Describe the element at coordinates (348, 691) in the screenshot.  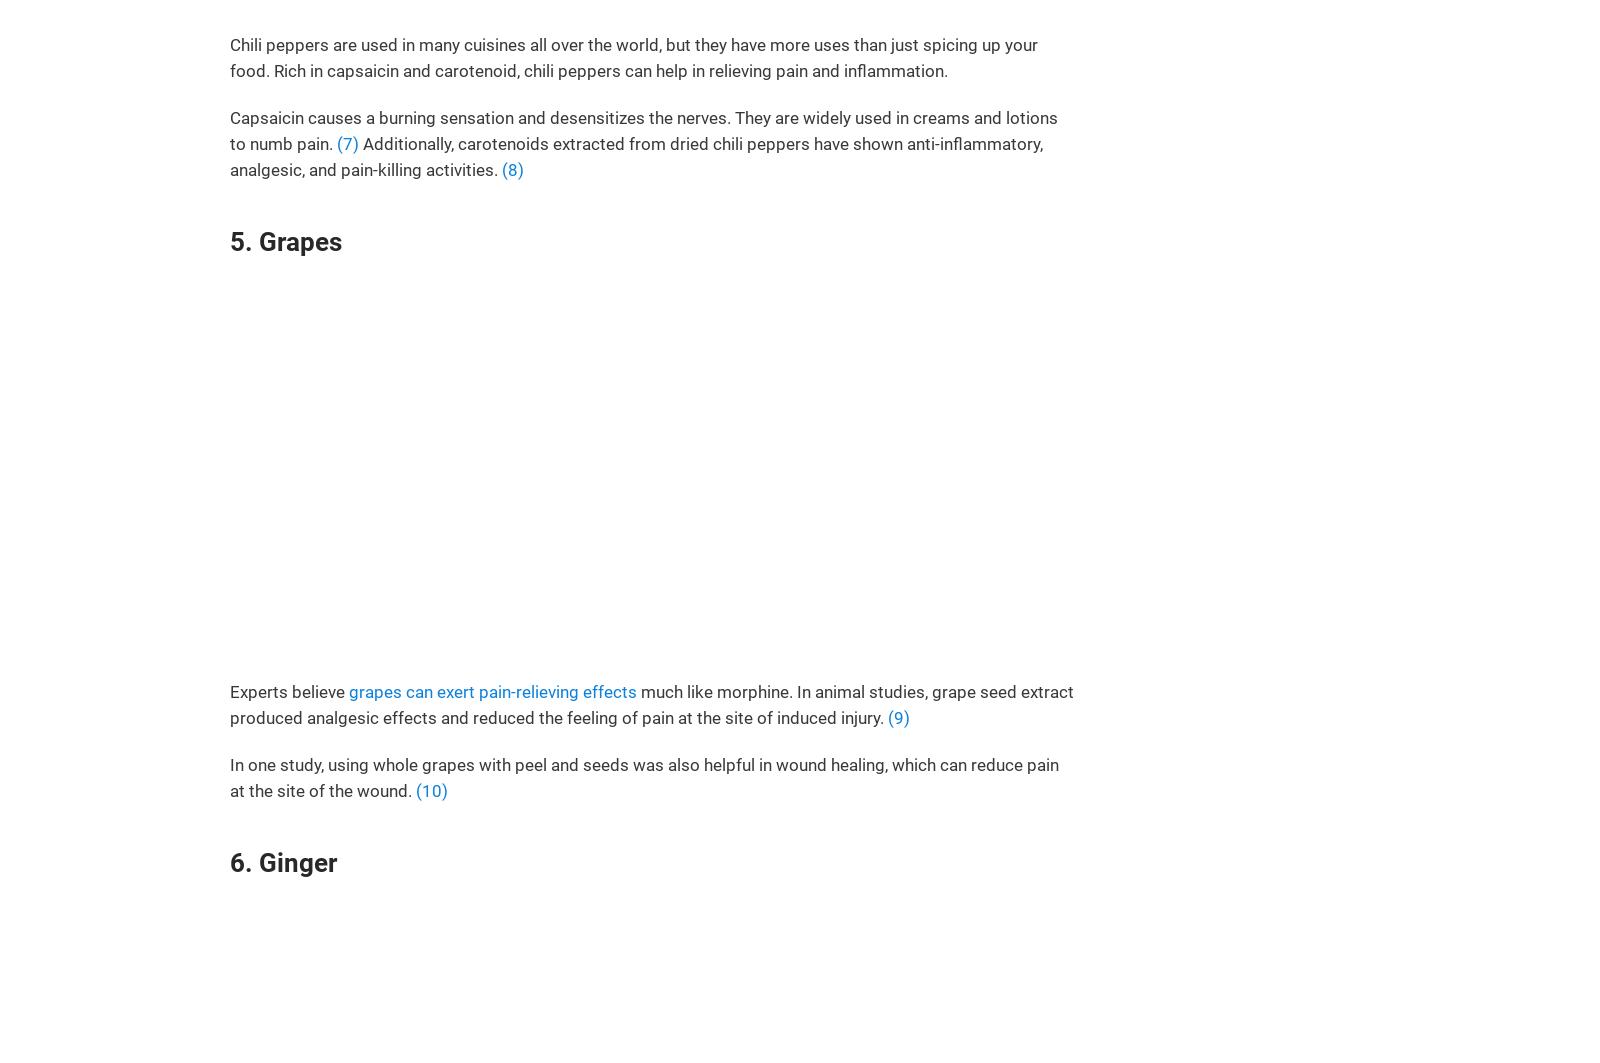
I see `'grapes can exert pain-relieving effects'` at that location.